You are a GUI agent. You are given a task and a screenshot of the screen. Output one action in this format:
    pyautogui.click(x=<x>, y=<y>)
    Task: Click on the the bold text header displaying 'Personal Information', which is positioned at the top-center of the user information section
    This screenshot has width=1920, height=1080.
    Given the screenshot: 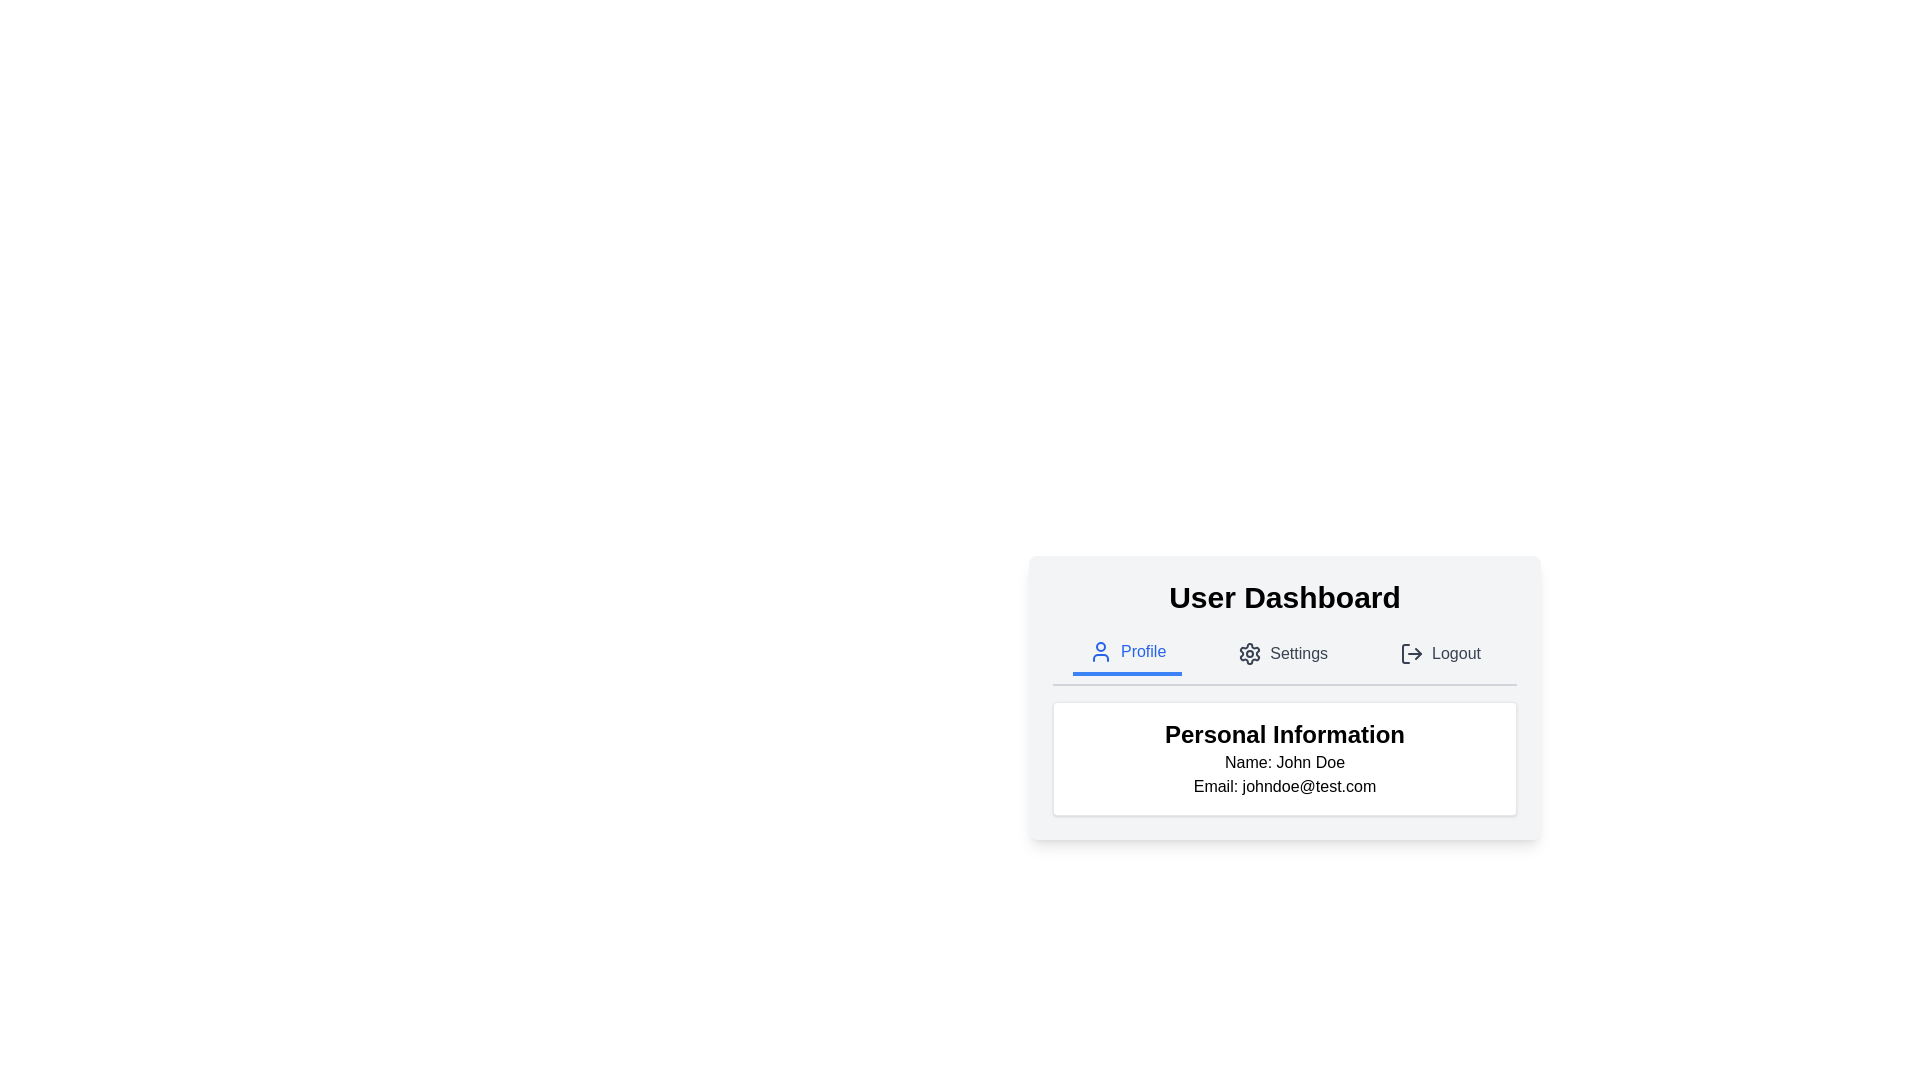 What is the action you would take?
    pyautogui.click(x=1285, y=735)
    